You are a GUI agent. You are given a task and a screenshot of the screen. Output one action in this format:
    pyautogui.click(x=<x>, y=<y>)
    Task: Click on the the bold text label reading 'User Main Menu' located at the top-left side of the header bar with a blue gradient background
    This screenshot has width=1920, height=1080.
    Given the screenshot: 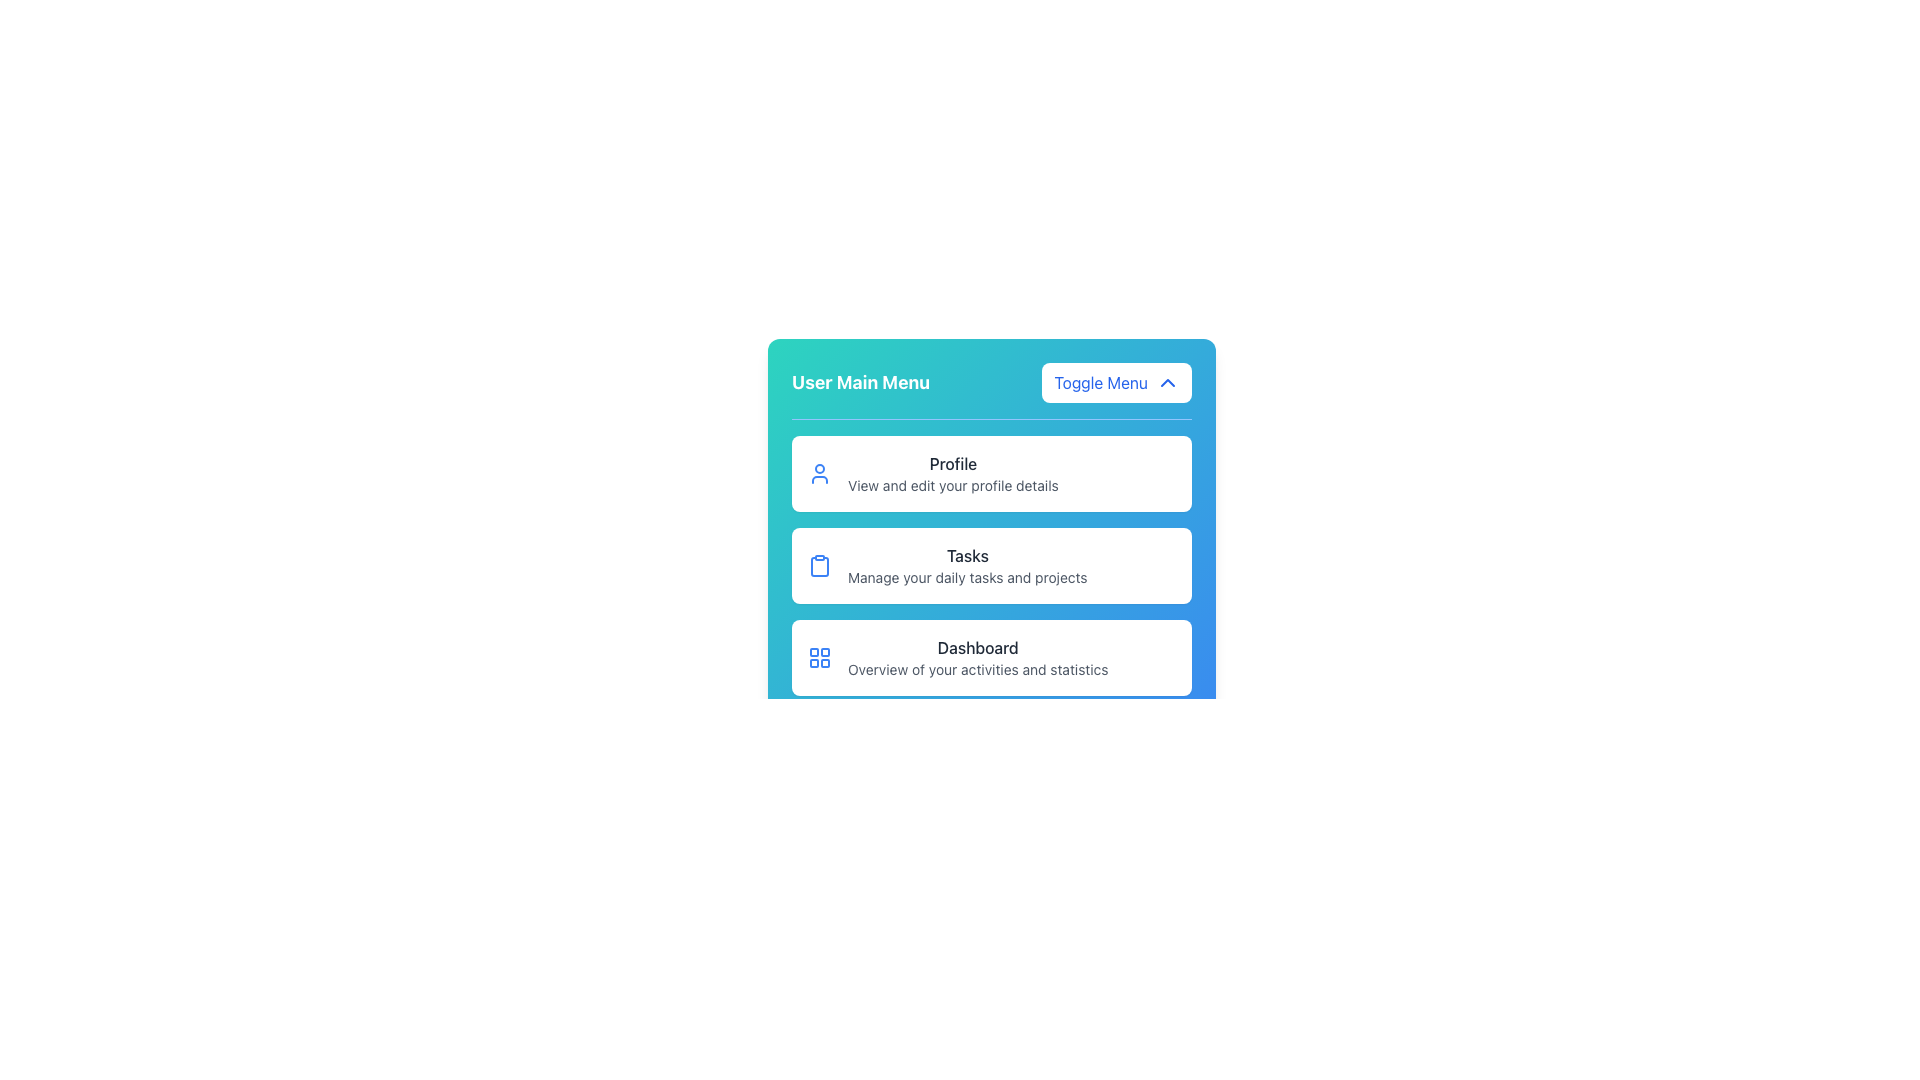 What is the action you would take?
    pyautogui.click(x=861, y=382)
    